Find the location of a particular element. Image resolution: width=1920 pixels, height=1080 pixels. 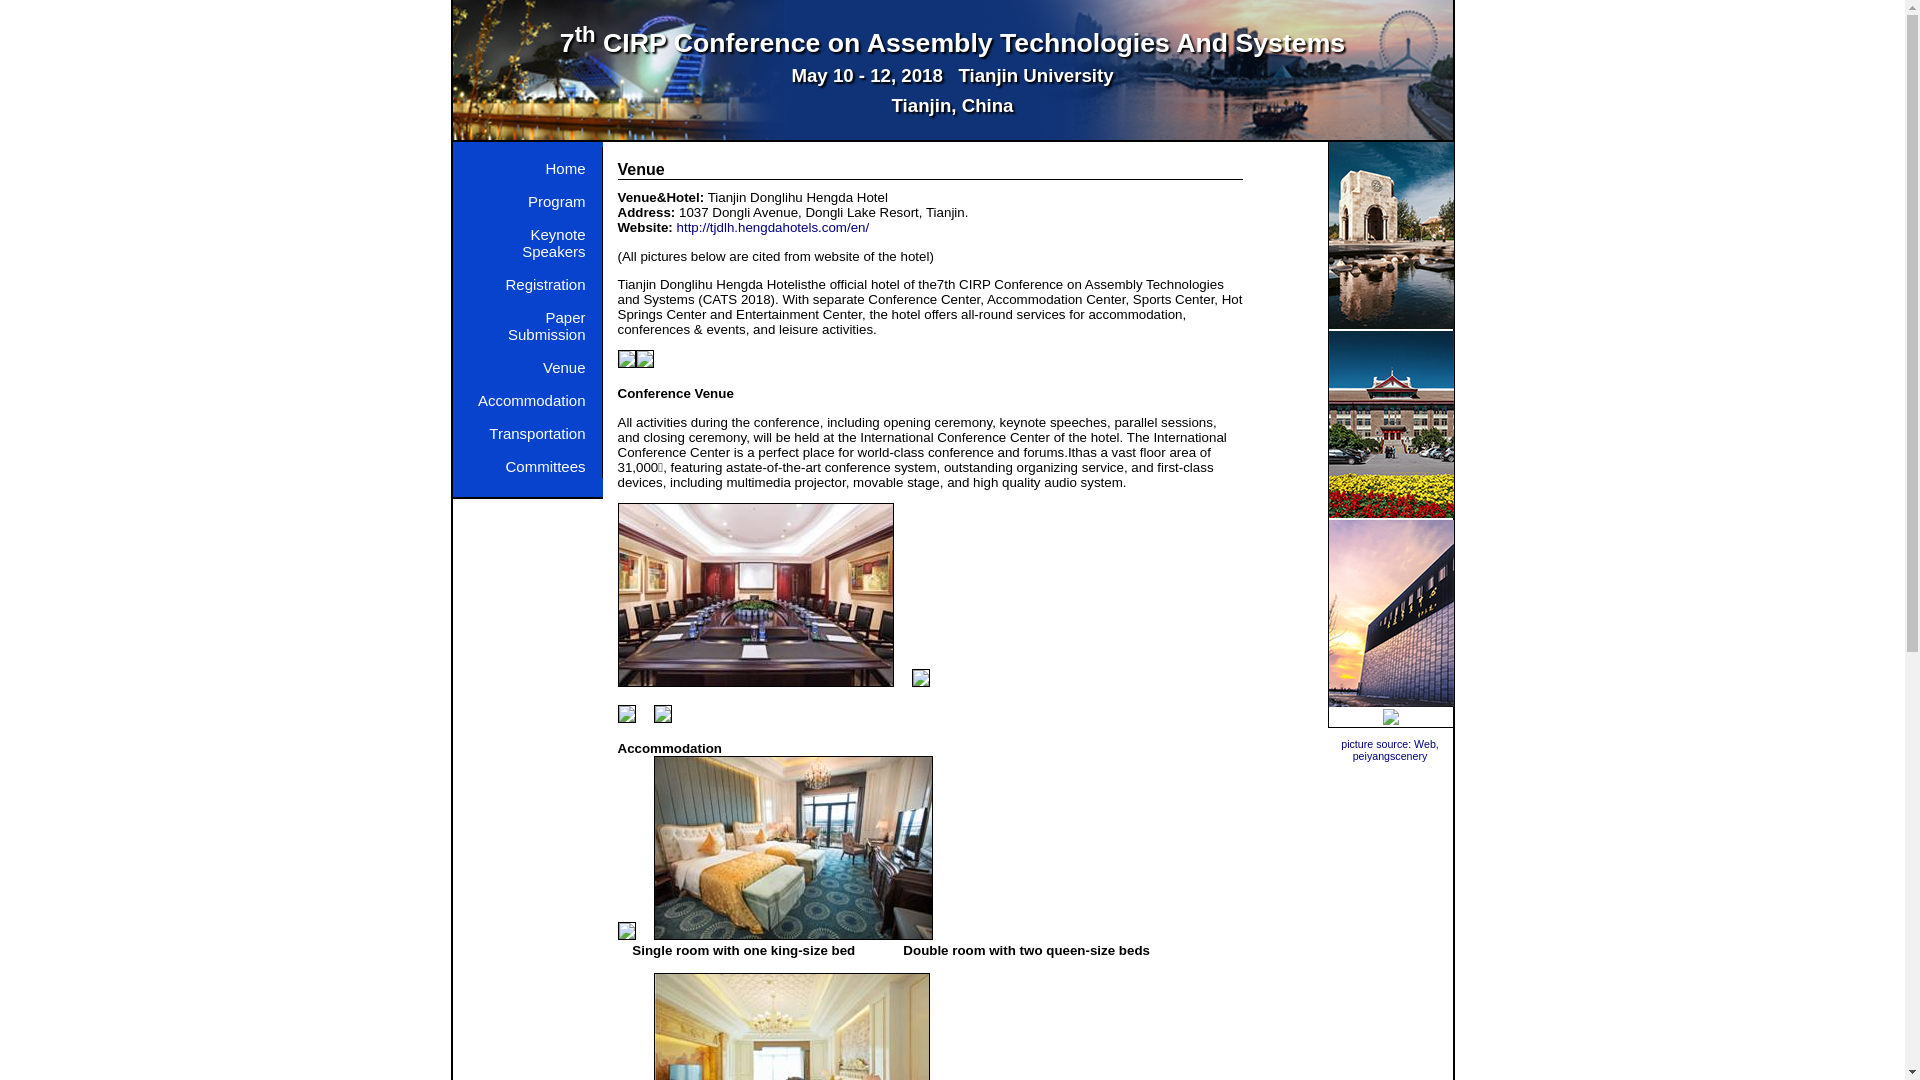

'Keynote Speakers' is located at coordinates (466, 237).